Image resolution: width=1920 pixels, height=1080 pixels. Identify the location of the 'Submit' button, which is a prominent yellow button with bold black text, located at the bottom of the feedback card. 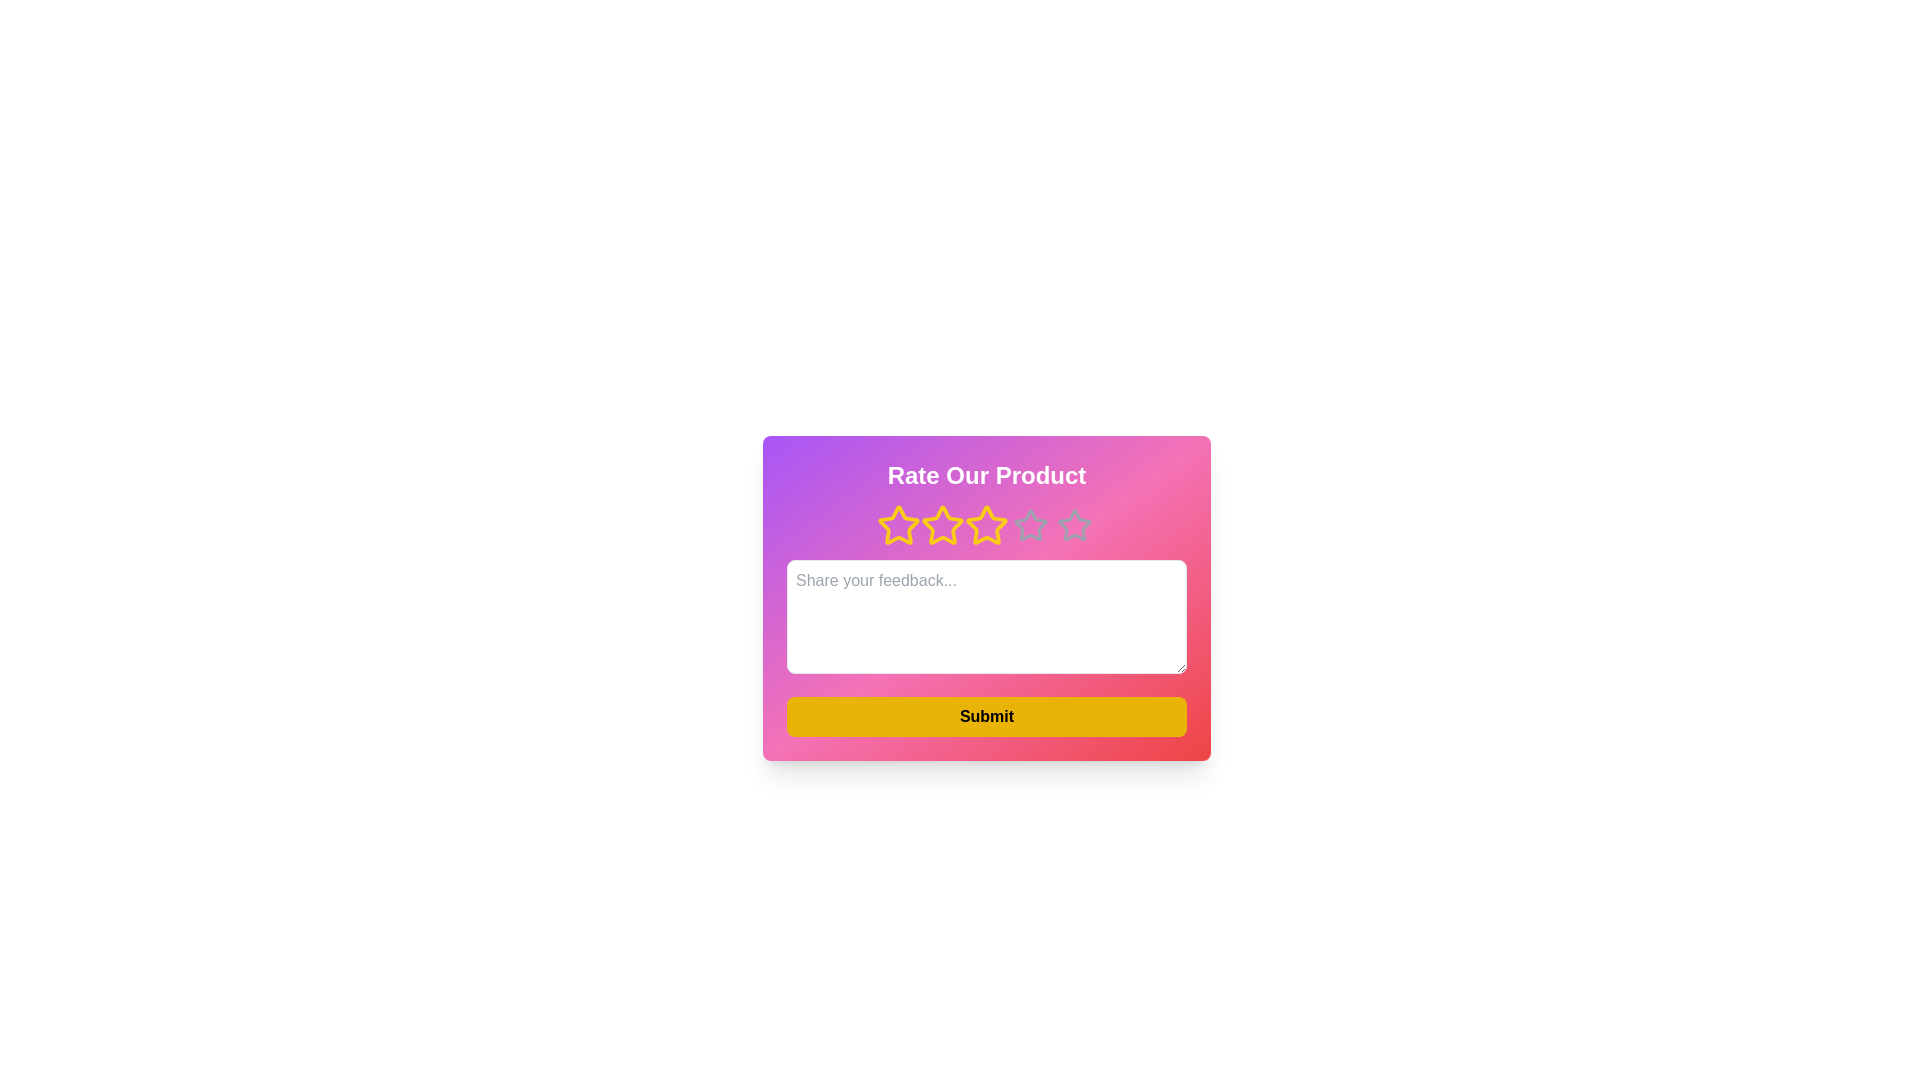
(987, 716).